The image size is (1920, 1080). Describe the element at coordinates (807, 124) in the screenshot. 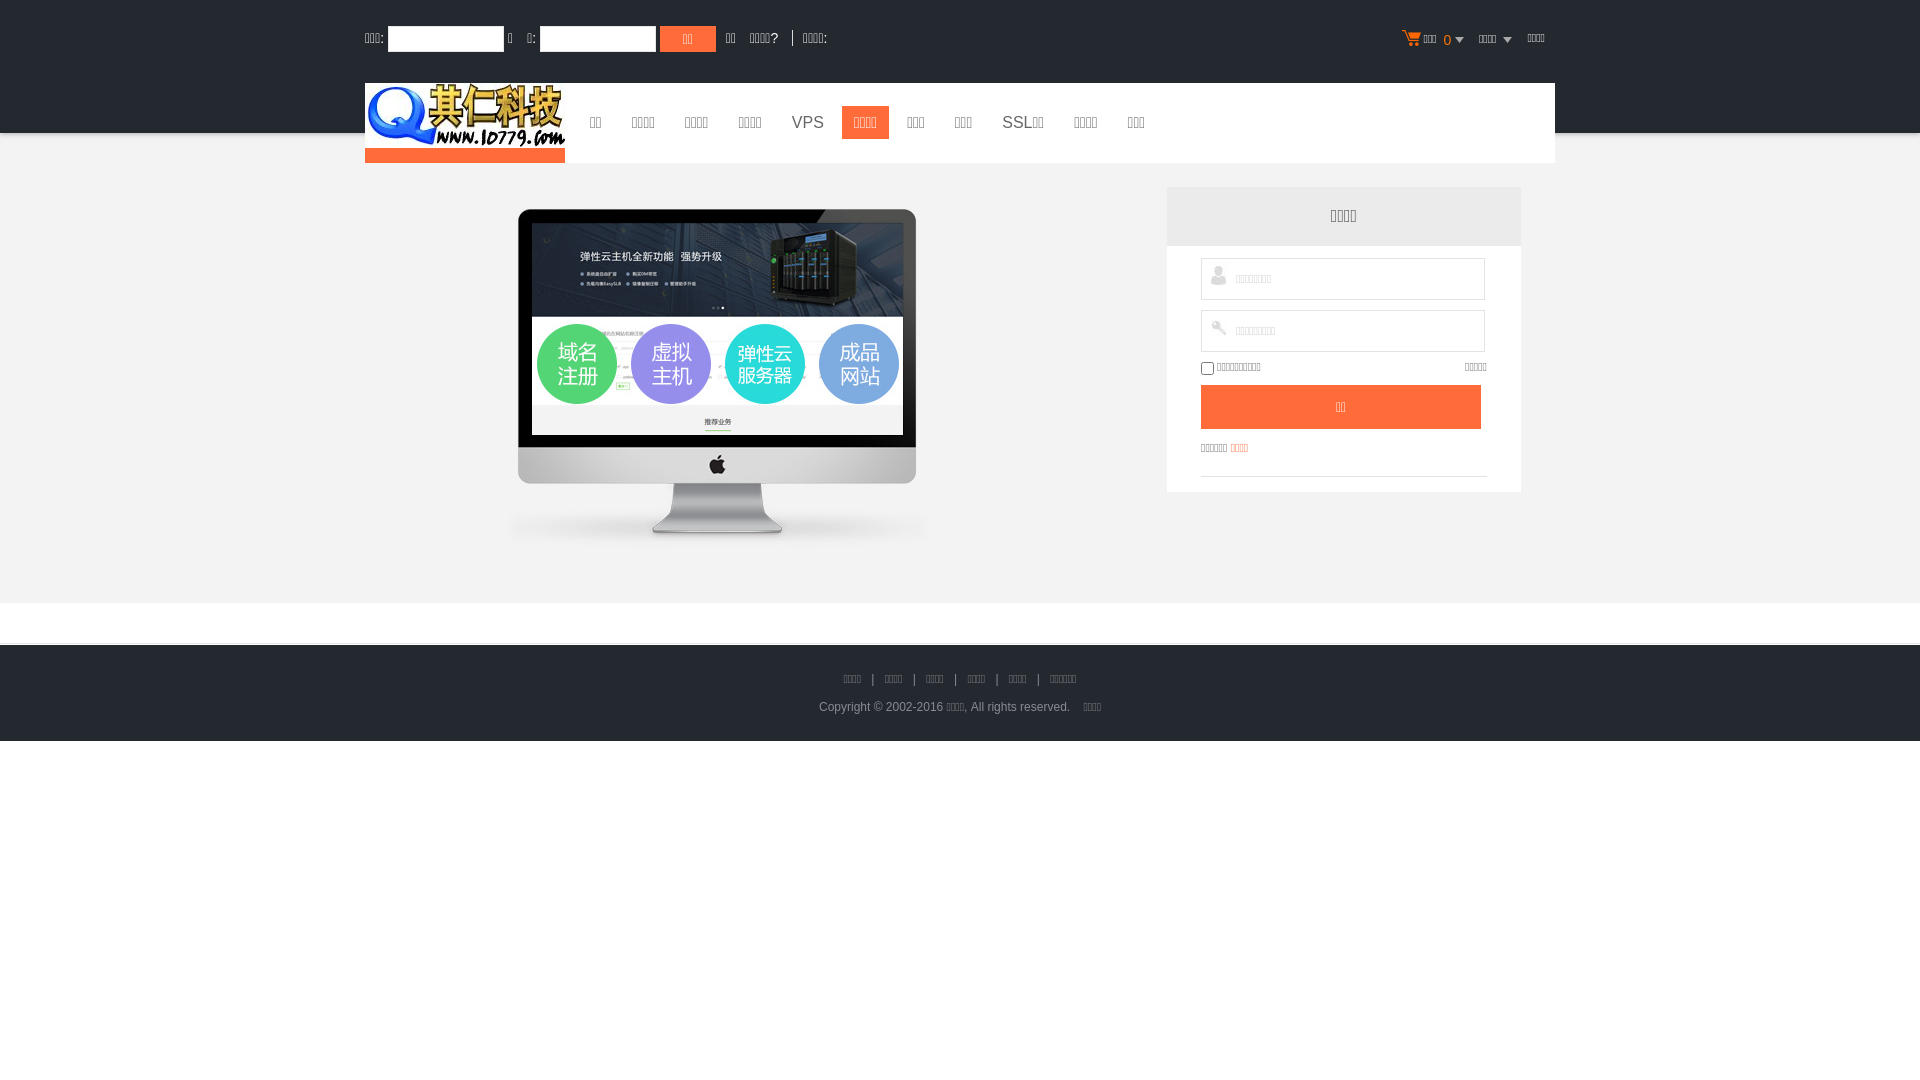

I see `'VPS'` at that location.